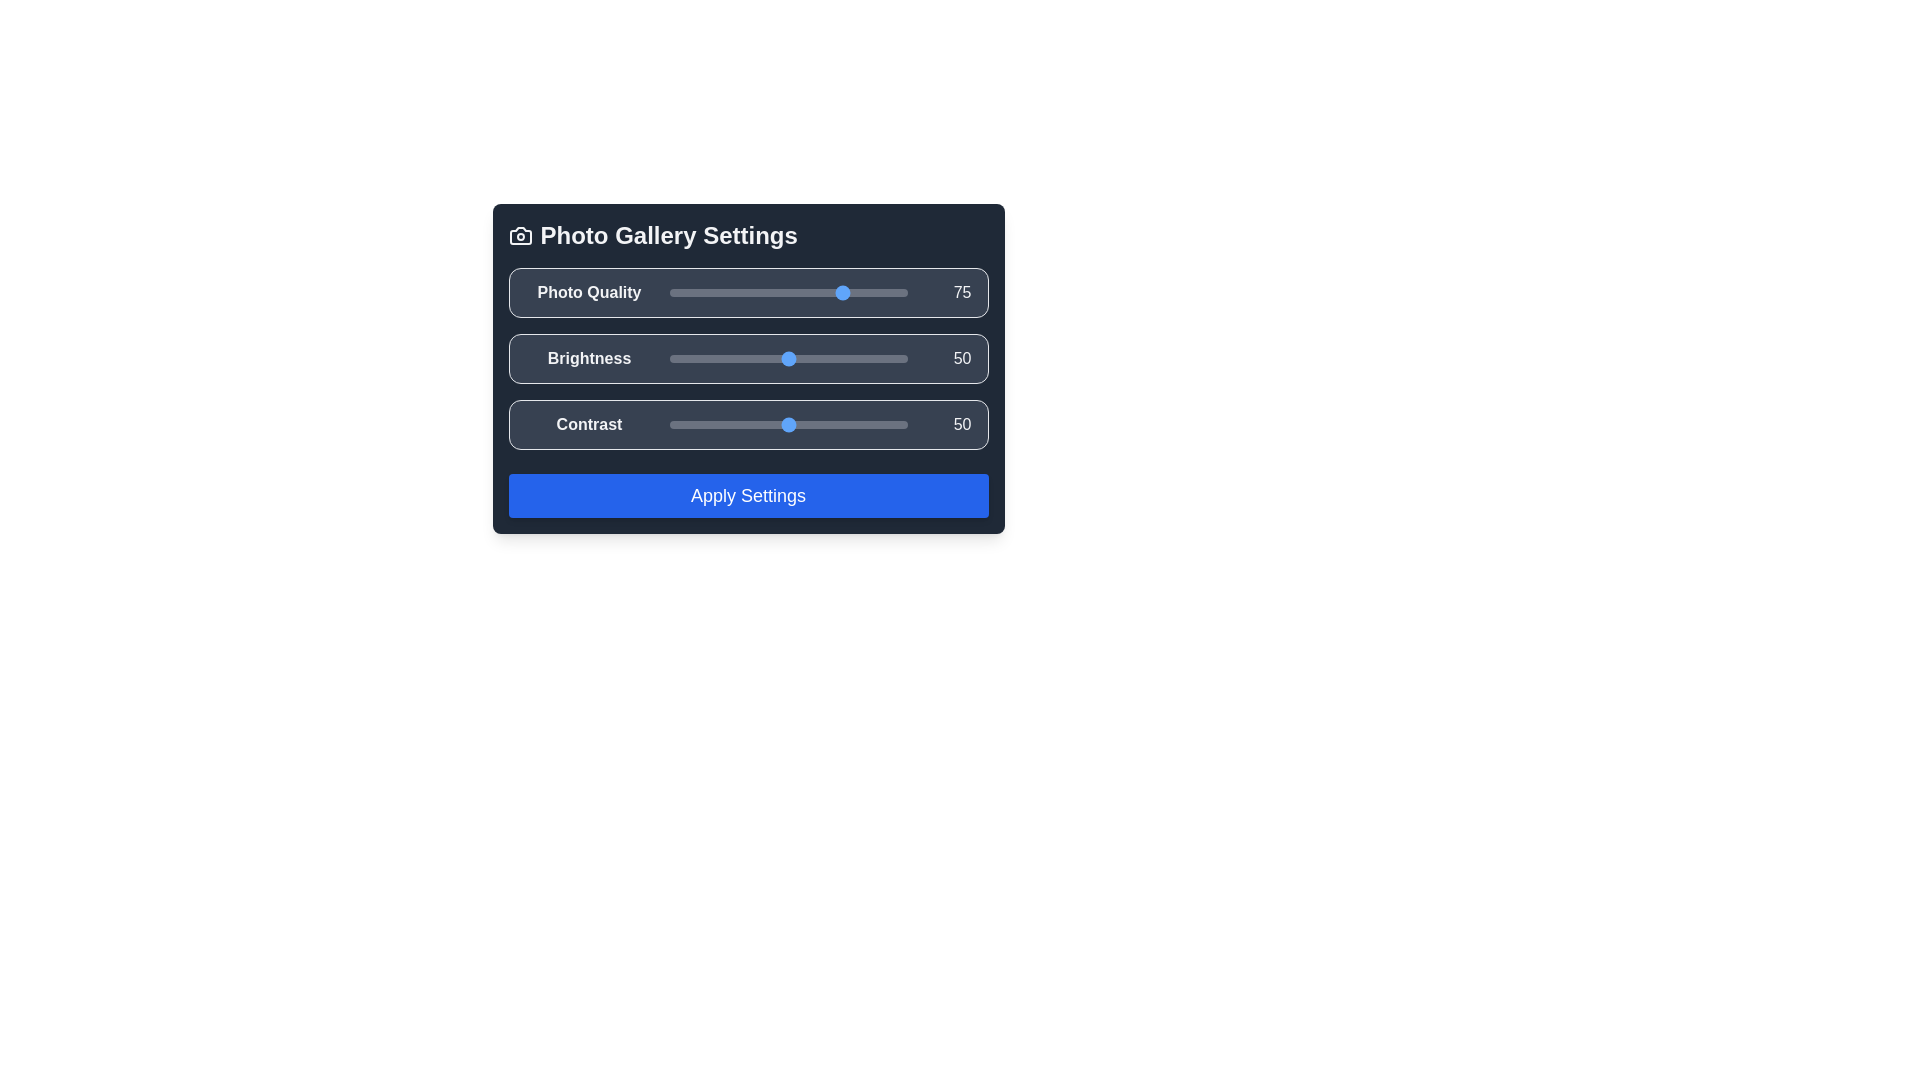  What do you see at coordinates (679, 357) in the screenshot?
I see `the brightness` at bounding box center [679, 357].